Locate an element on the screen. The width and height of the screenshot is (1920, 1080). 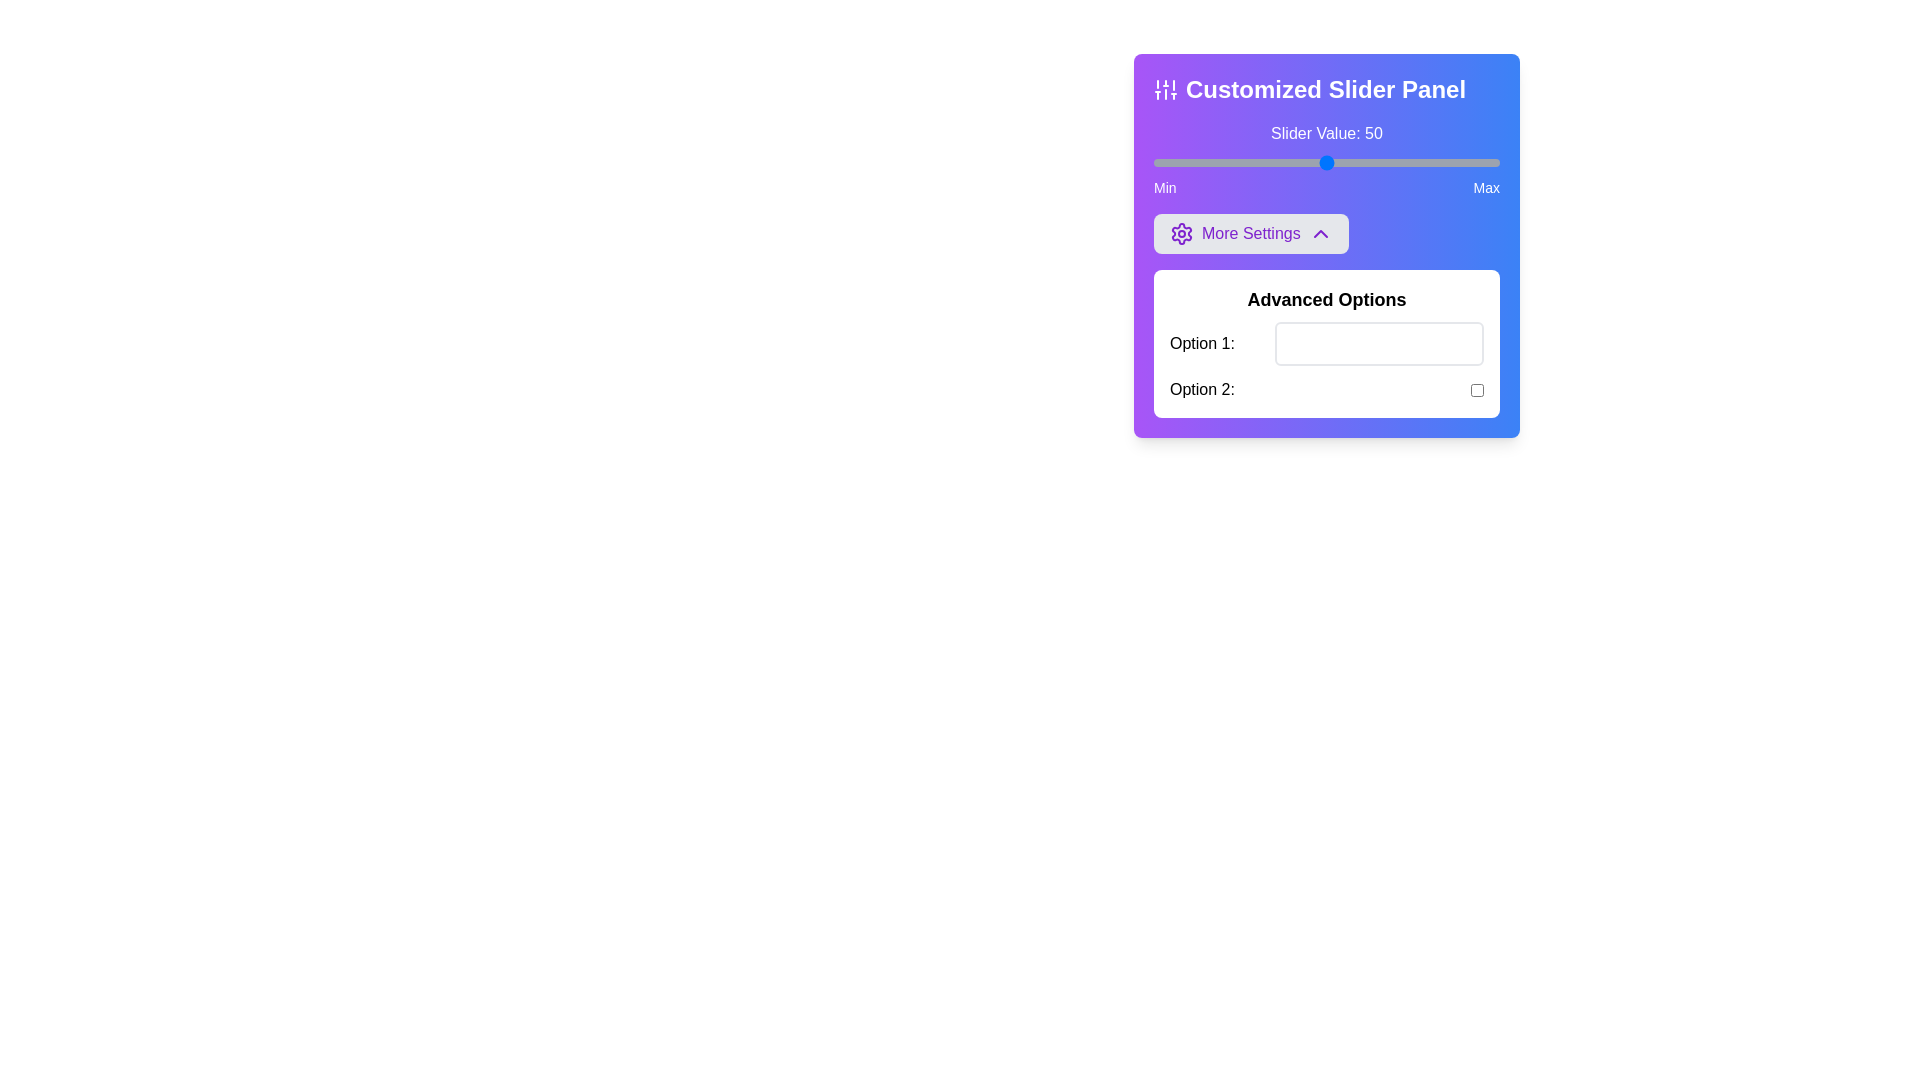
the 'More Settings' button with a light gray background, purple text, and icons on either side is located at coordinates (1250, 233).